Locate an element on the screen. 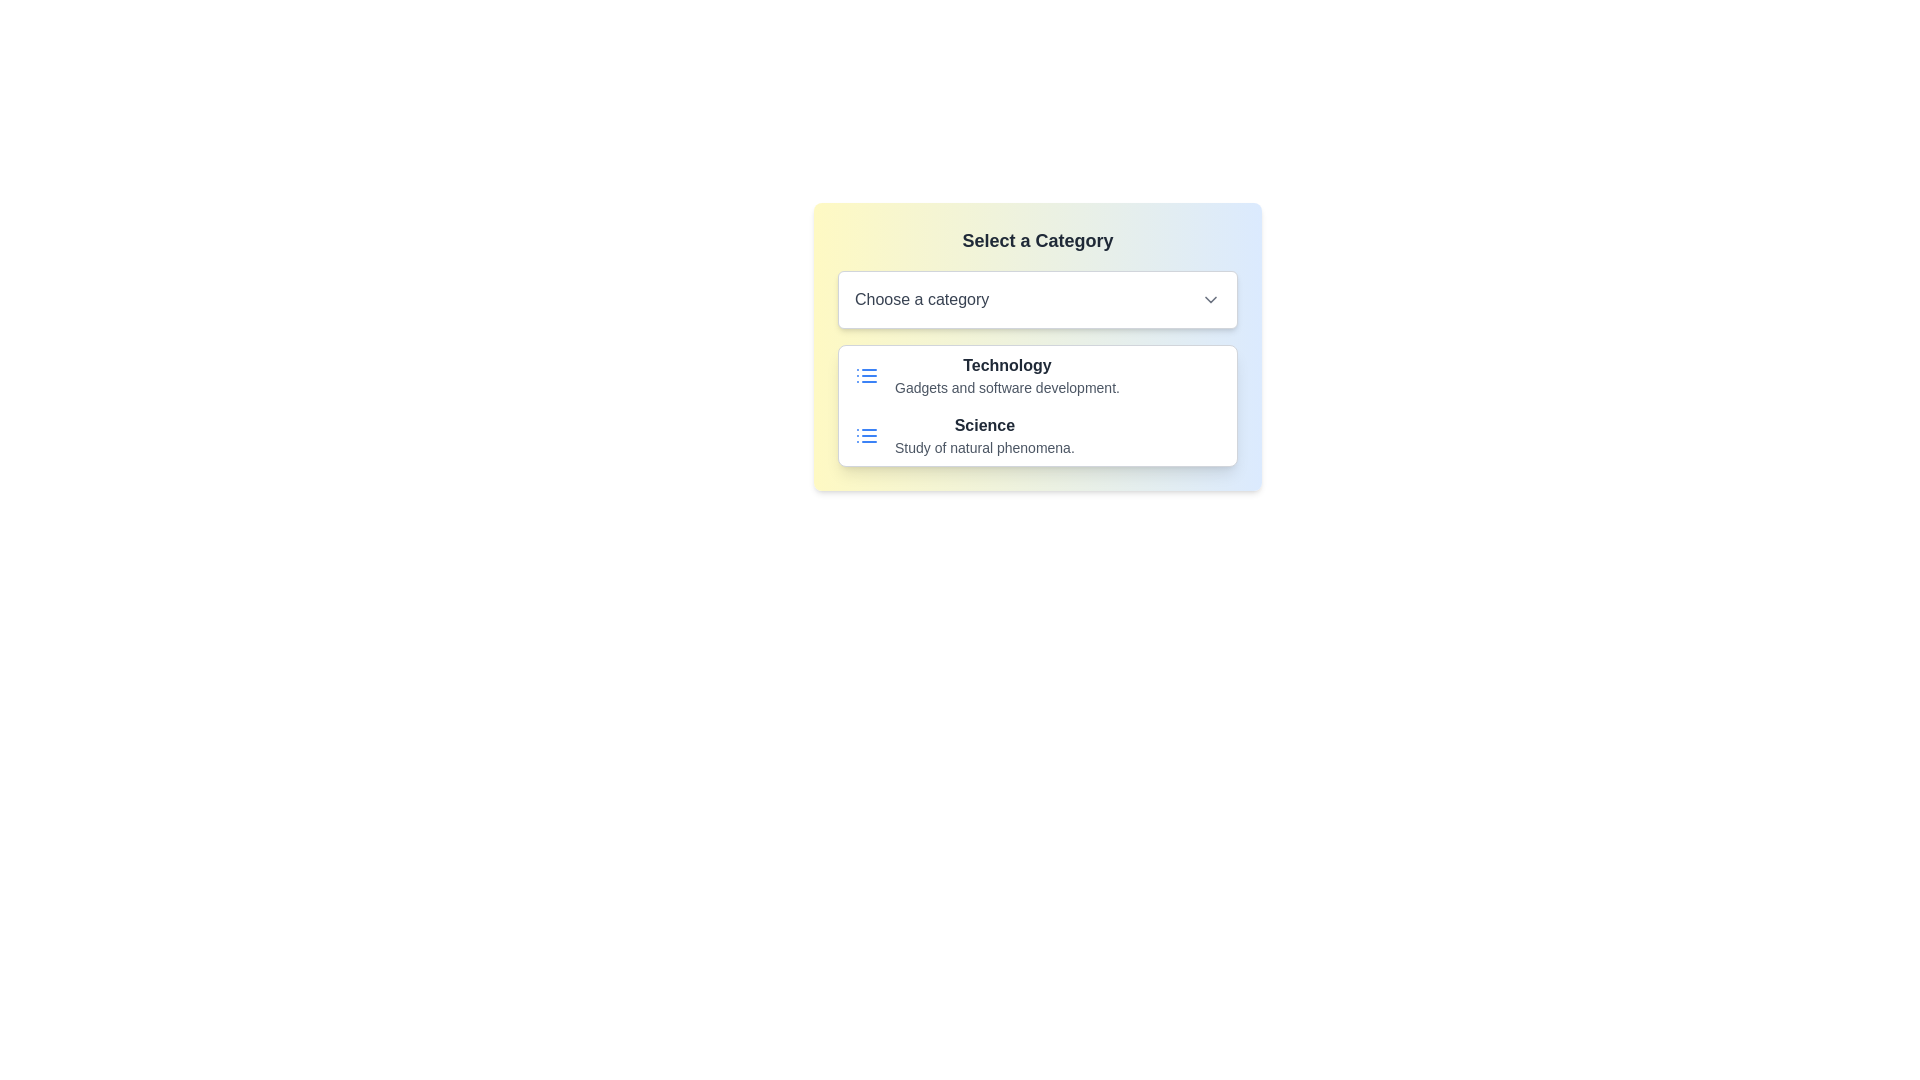  the selectable option categorized as 'Technology' is located at coordinates (1037, 375).